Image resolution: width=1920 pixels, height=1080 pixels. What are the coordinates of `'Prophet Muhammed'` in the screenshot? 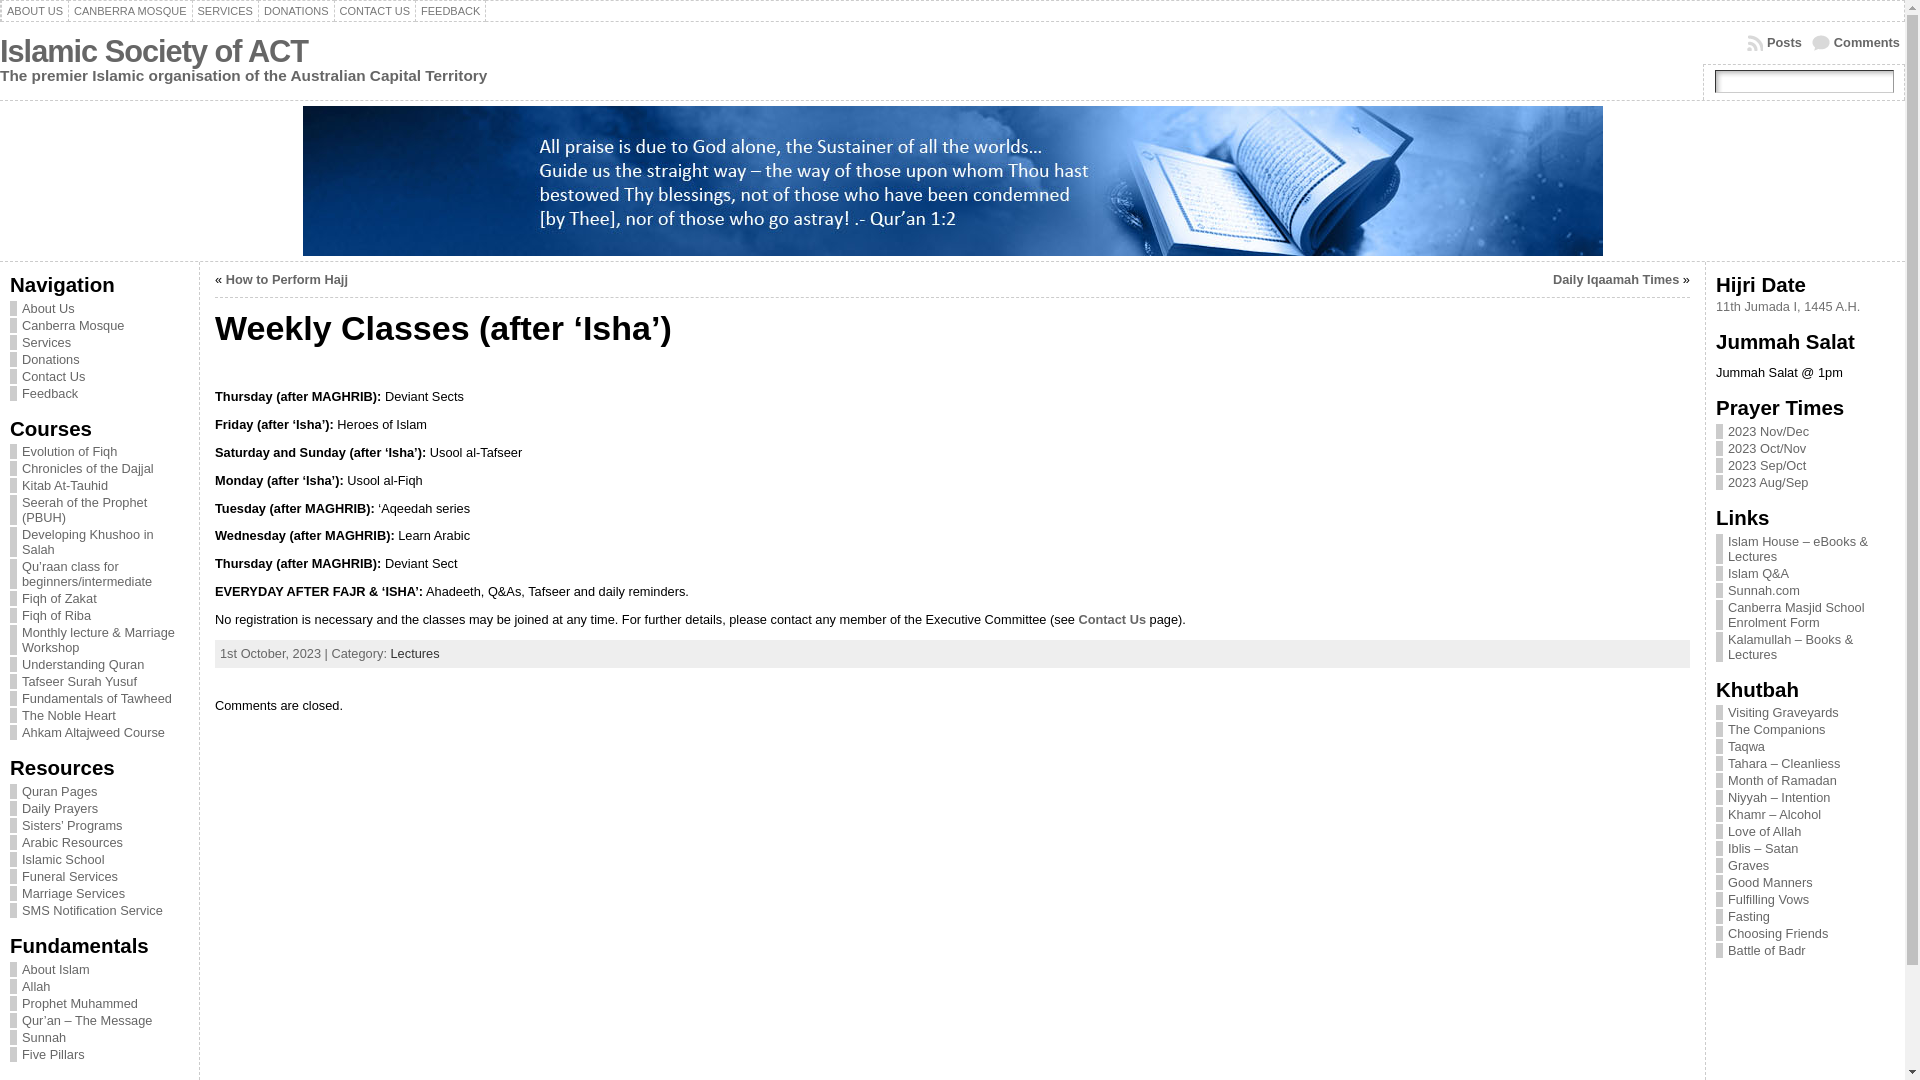 It's located at (98, 1003).